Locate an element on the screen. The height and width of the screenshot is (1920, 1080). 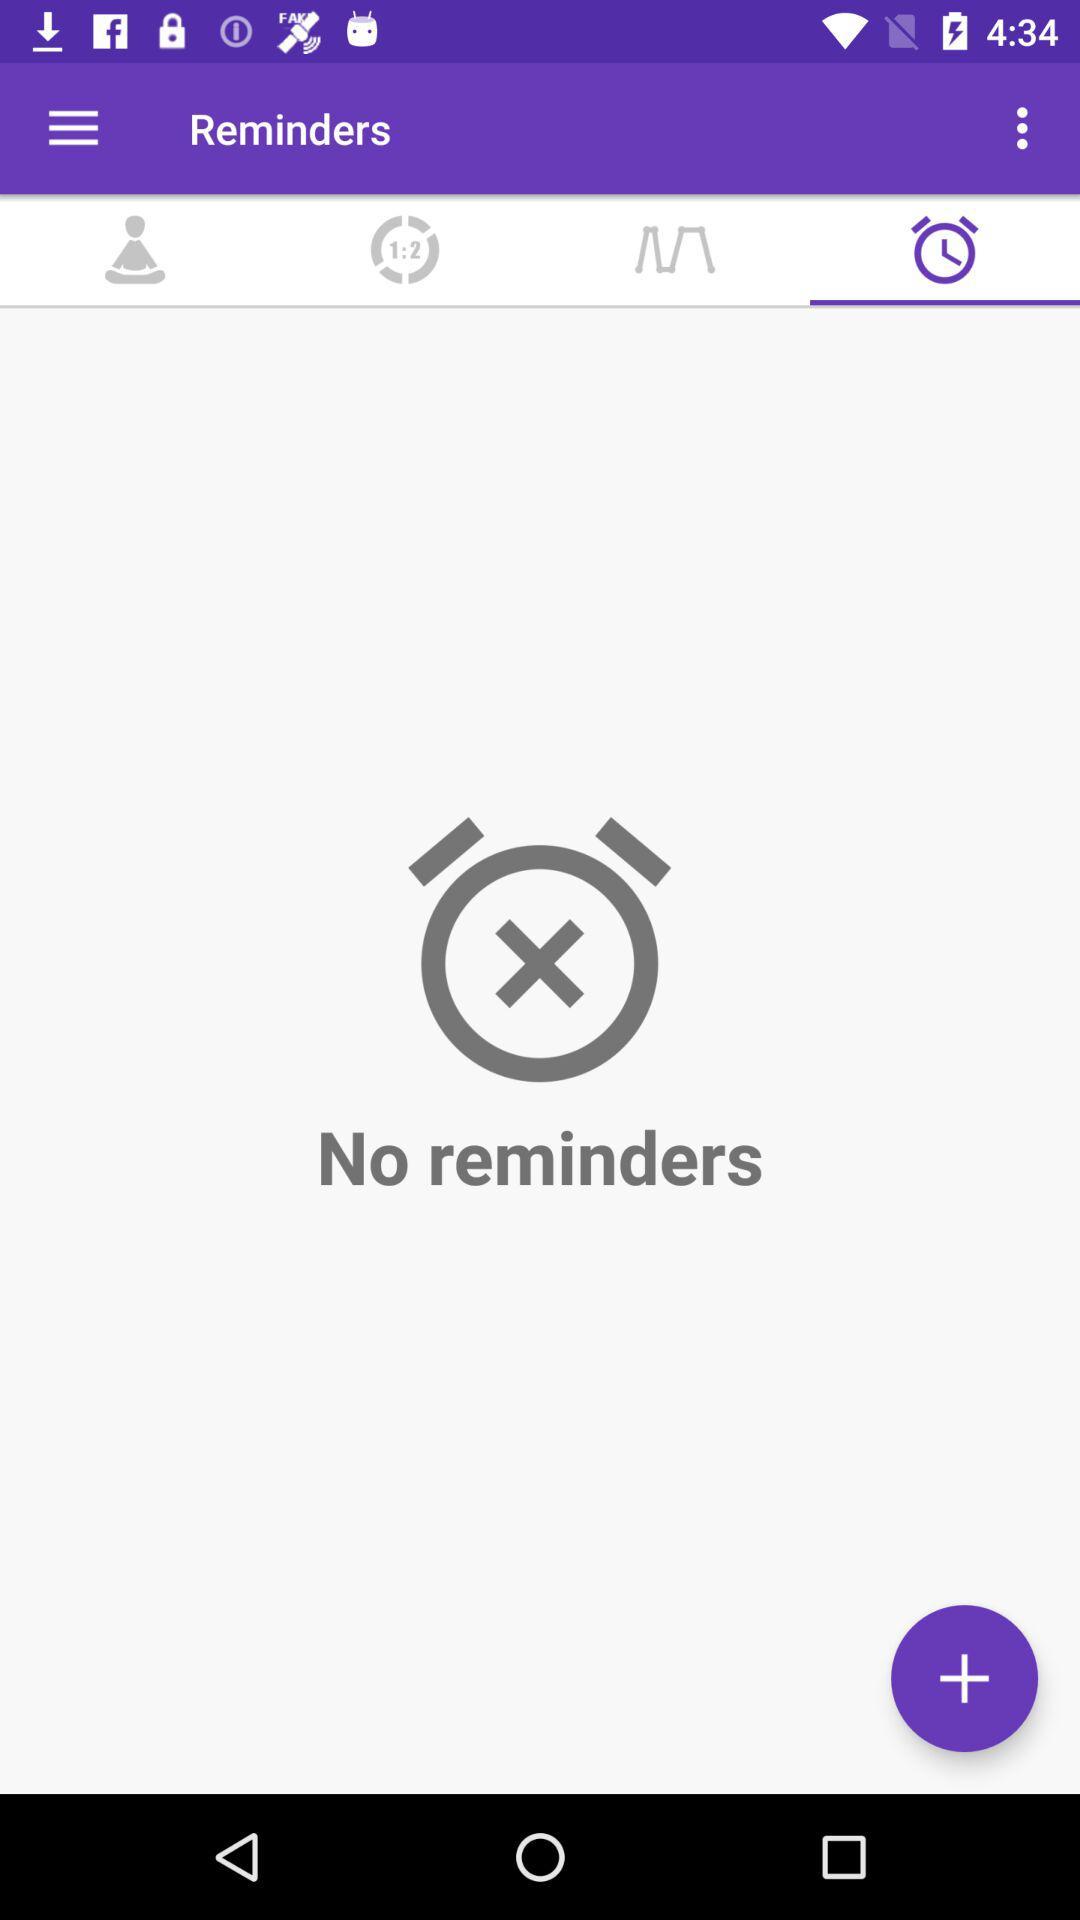
the add icon is located at coordinates (963, 1678).